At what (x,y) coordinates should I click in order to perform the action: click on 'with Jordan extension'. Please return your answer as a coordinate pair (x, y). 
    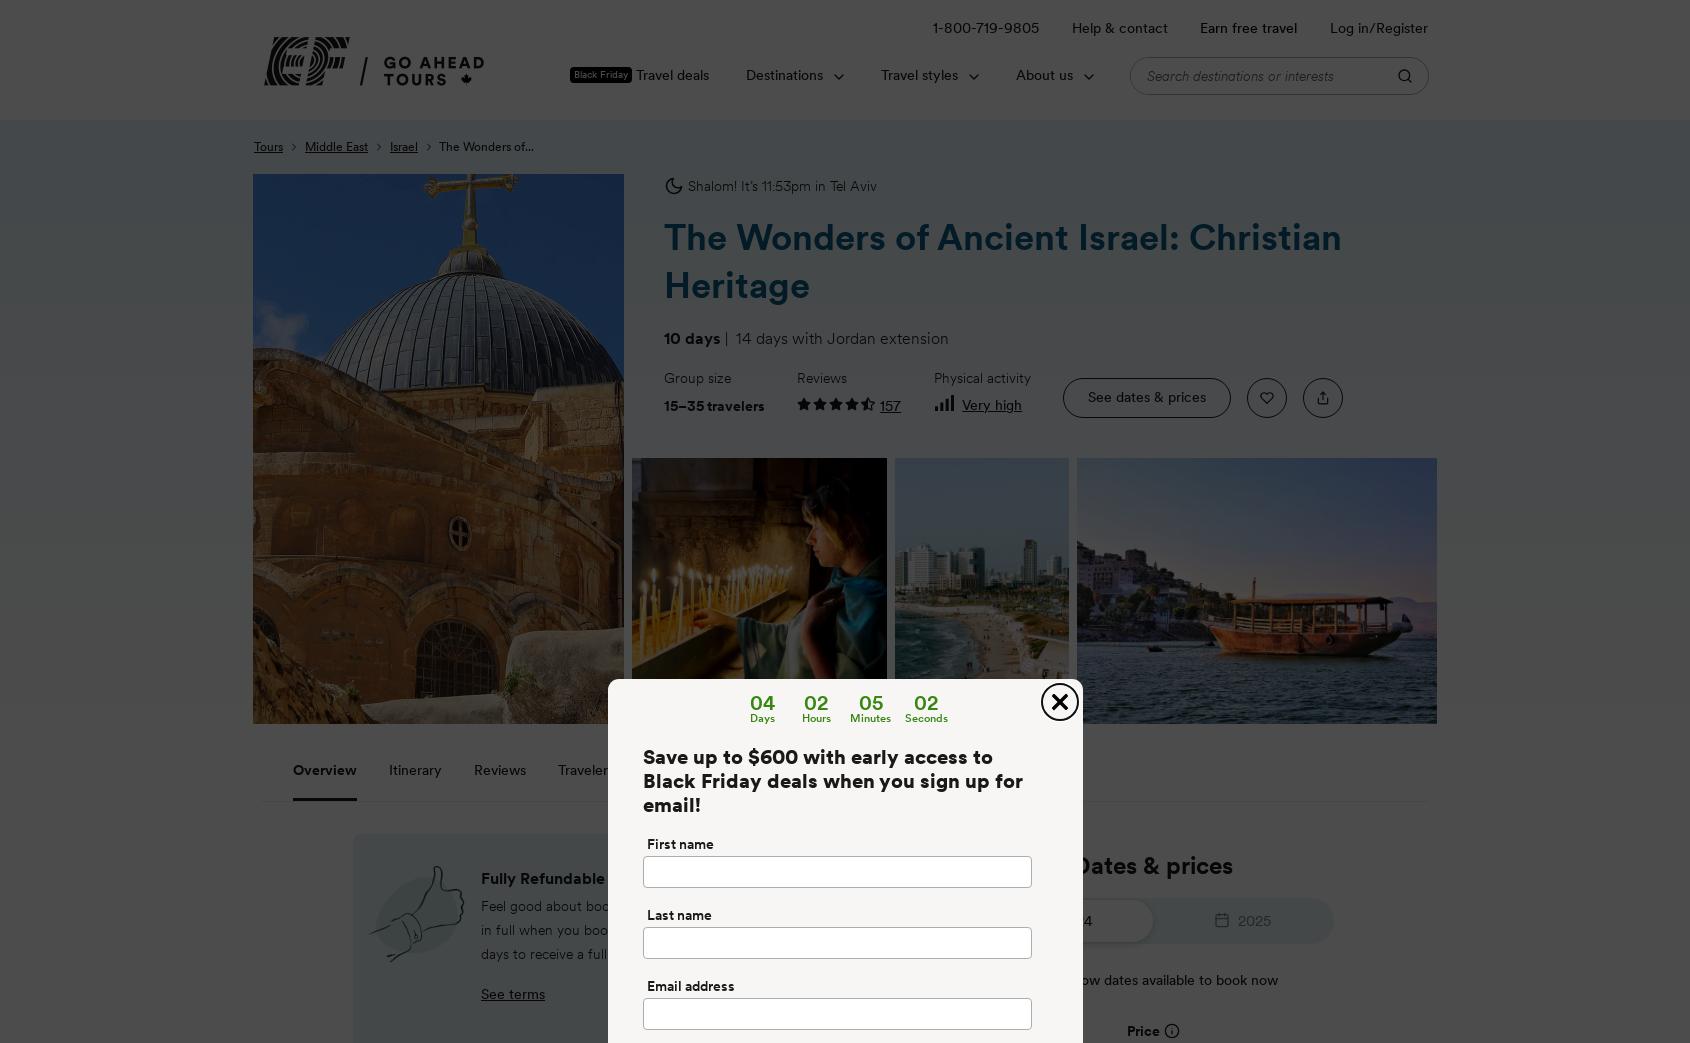
    Looking at the image, I should click on (869, 335).